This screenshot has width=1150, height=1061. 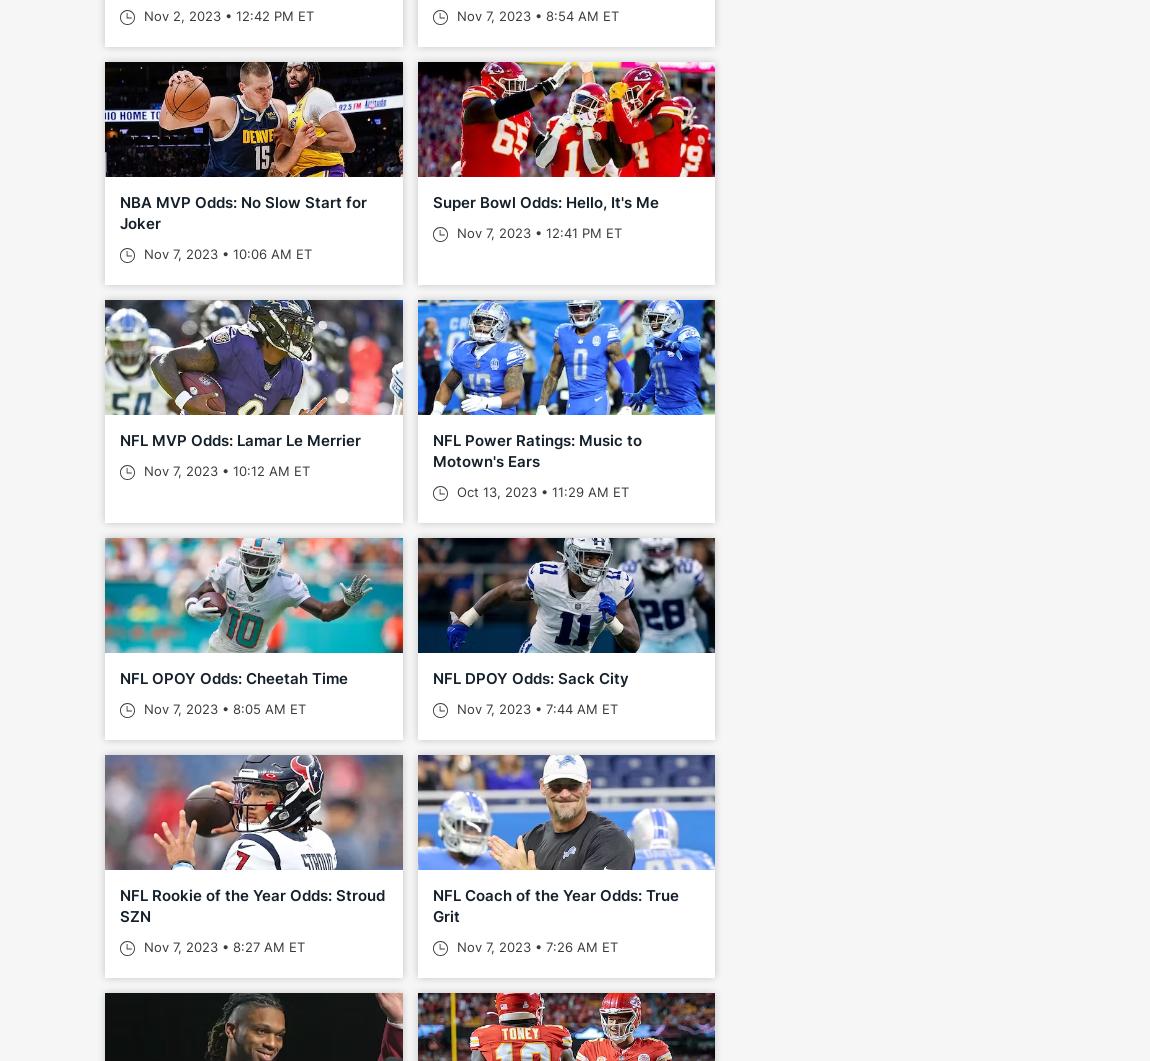 What do you see at coordinates (224, 253) in the screenshot?
I see `'Nov 7, 2023 • 10:06 AM ET'` at bounding box center [224, 253].